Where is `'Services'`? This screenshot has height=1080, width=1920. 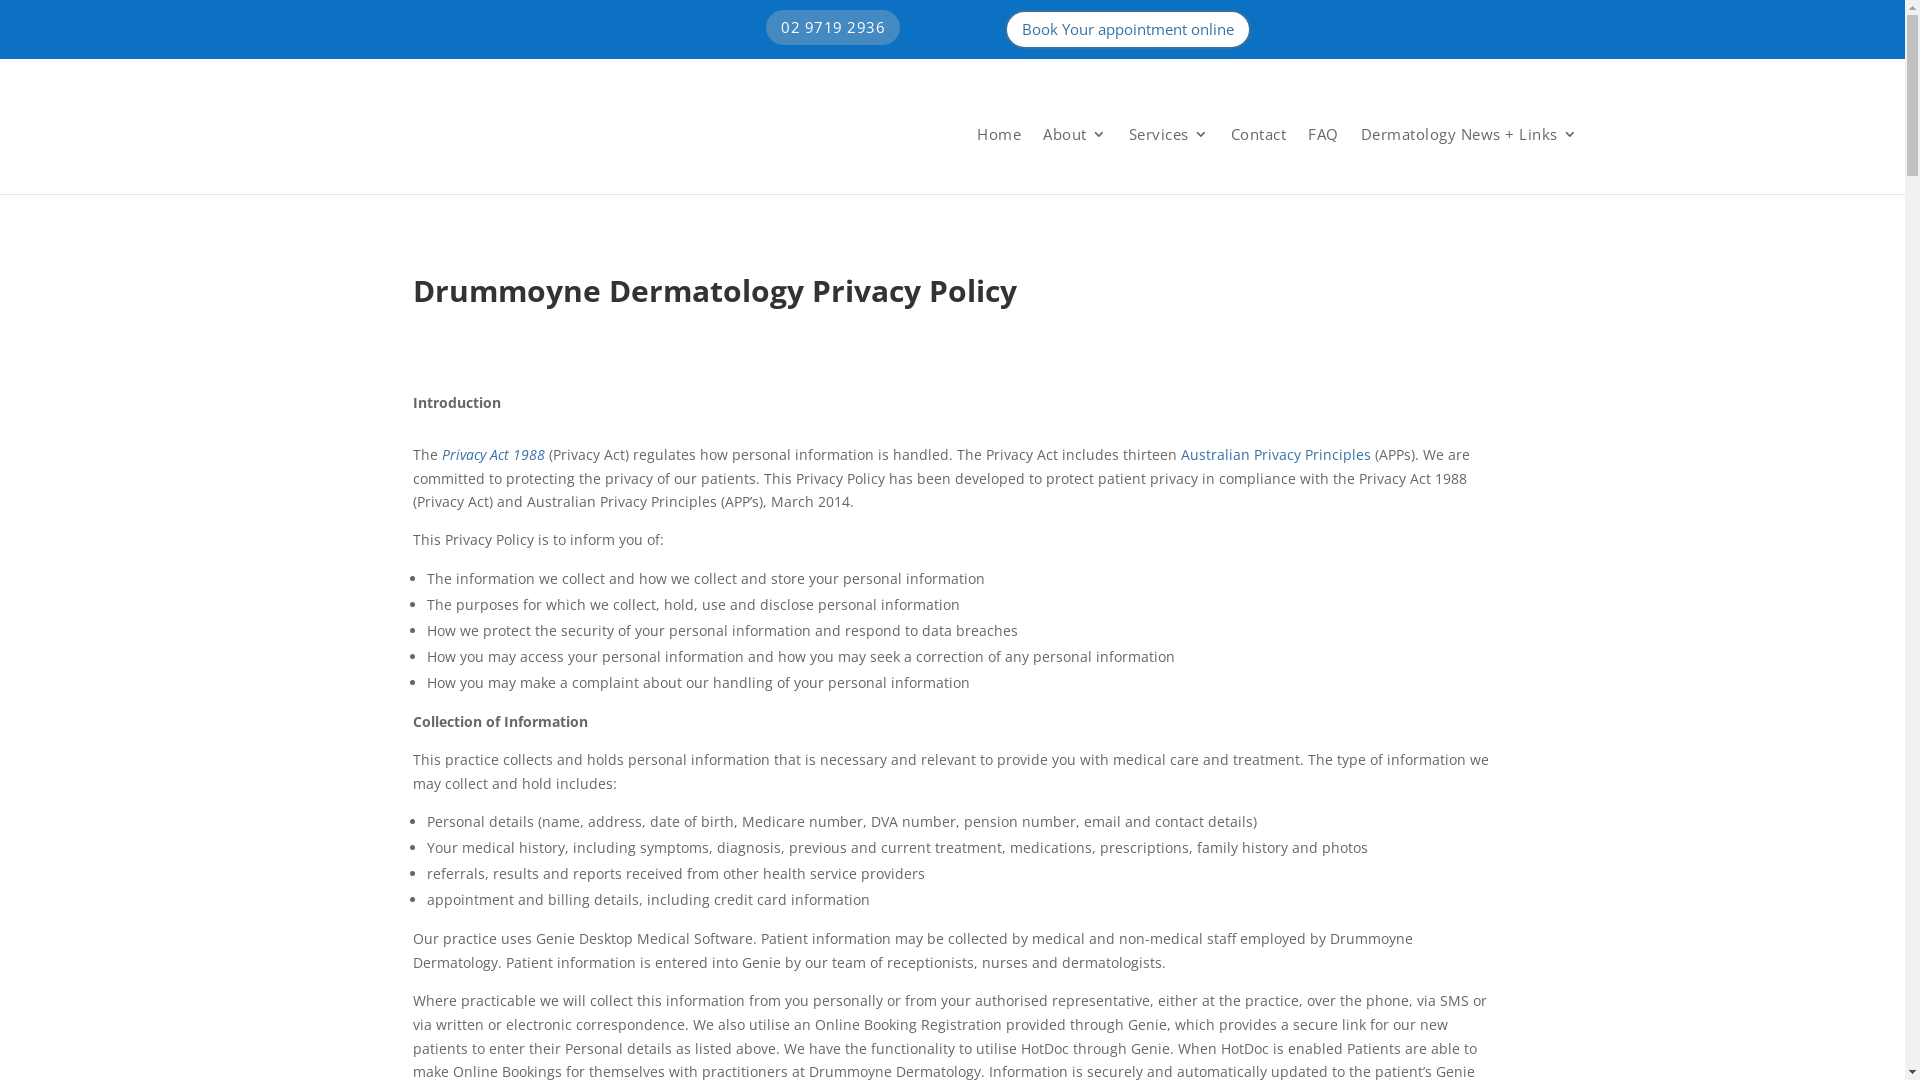 'Services' is located at coordinates (1167, 134).